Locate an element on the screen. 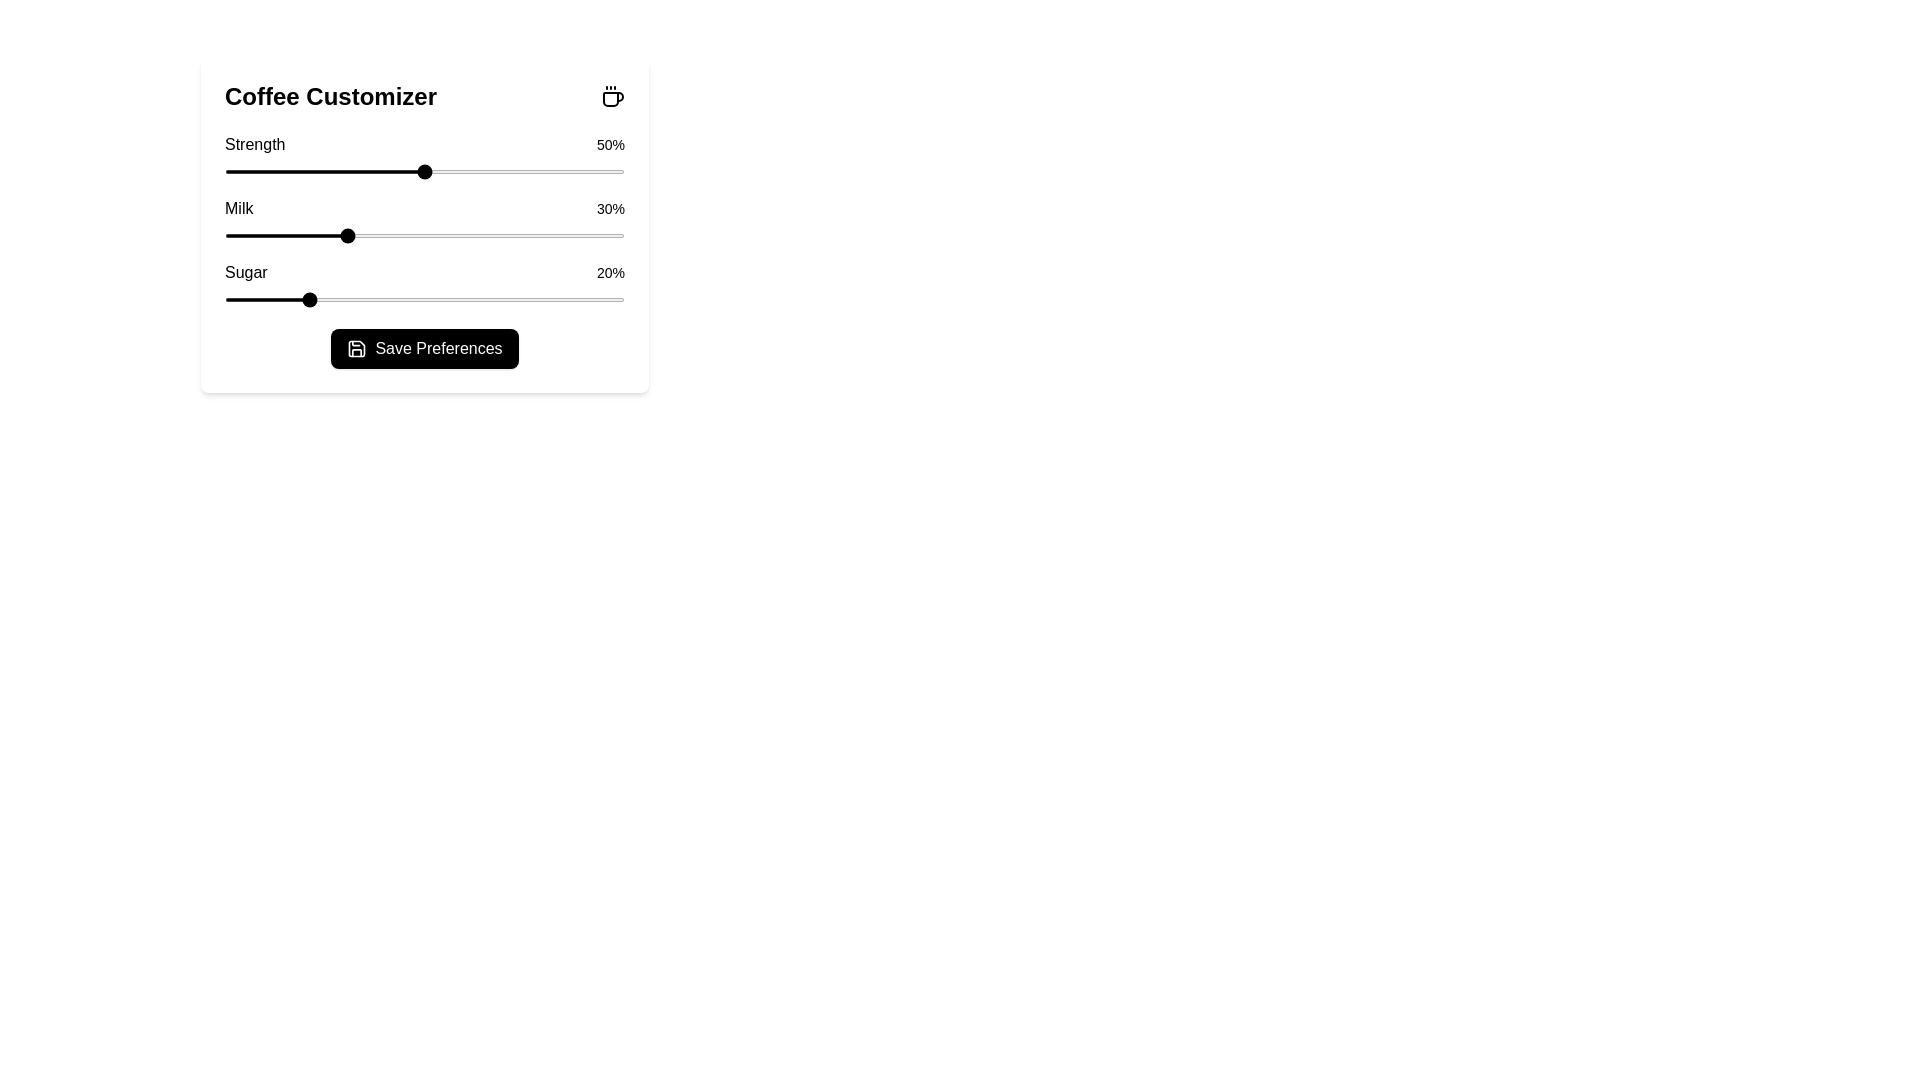 This screenshot has height=1080, width=1920. the text label displaying '20%' which is located to the right of the 'Sugar' label in the same horizontal layout group is located at coordinates (609, 273).